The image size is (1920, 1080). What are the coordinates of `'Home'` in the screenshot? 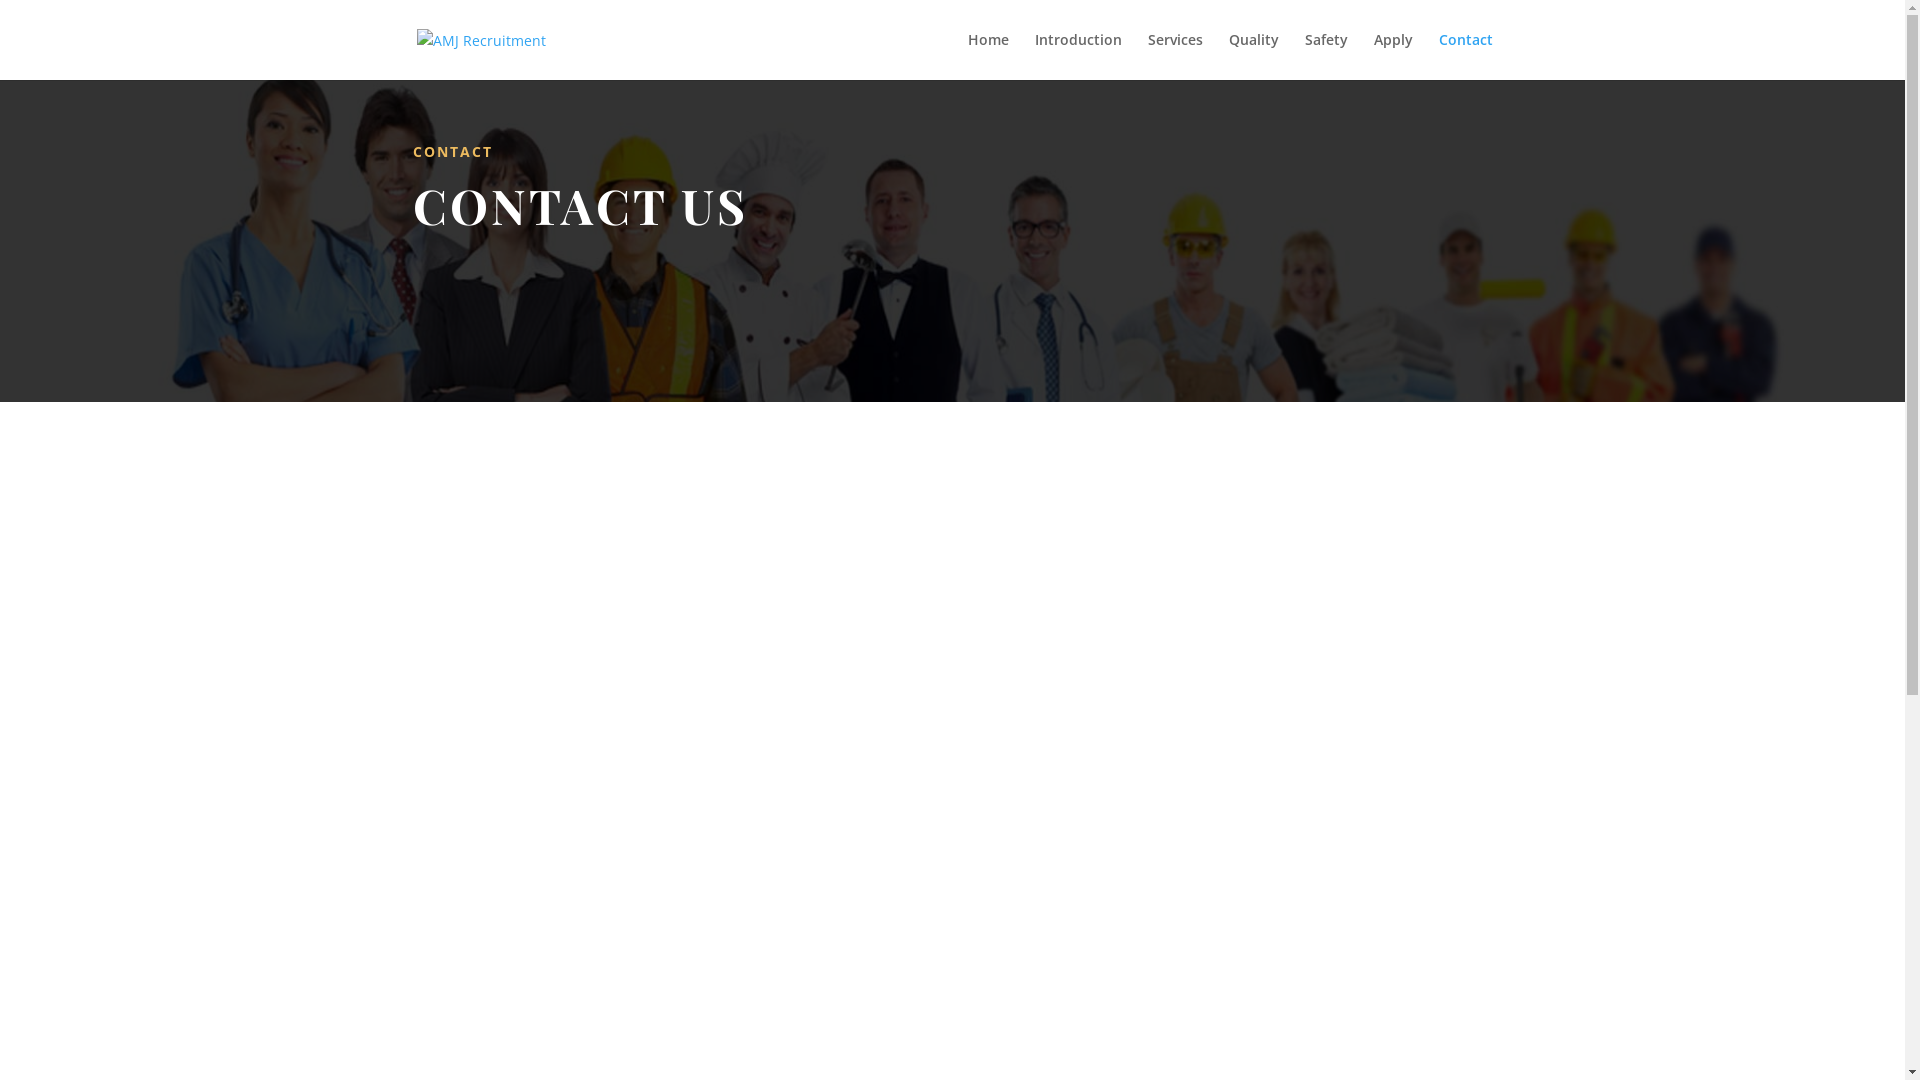 It's located at (988, 55).